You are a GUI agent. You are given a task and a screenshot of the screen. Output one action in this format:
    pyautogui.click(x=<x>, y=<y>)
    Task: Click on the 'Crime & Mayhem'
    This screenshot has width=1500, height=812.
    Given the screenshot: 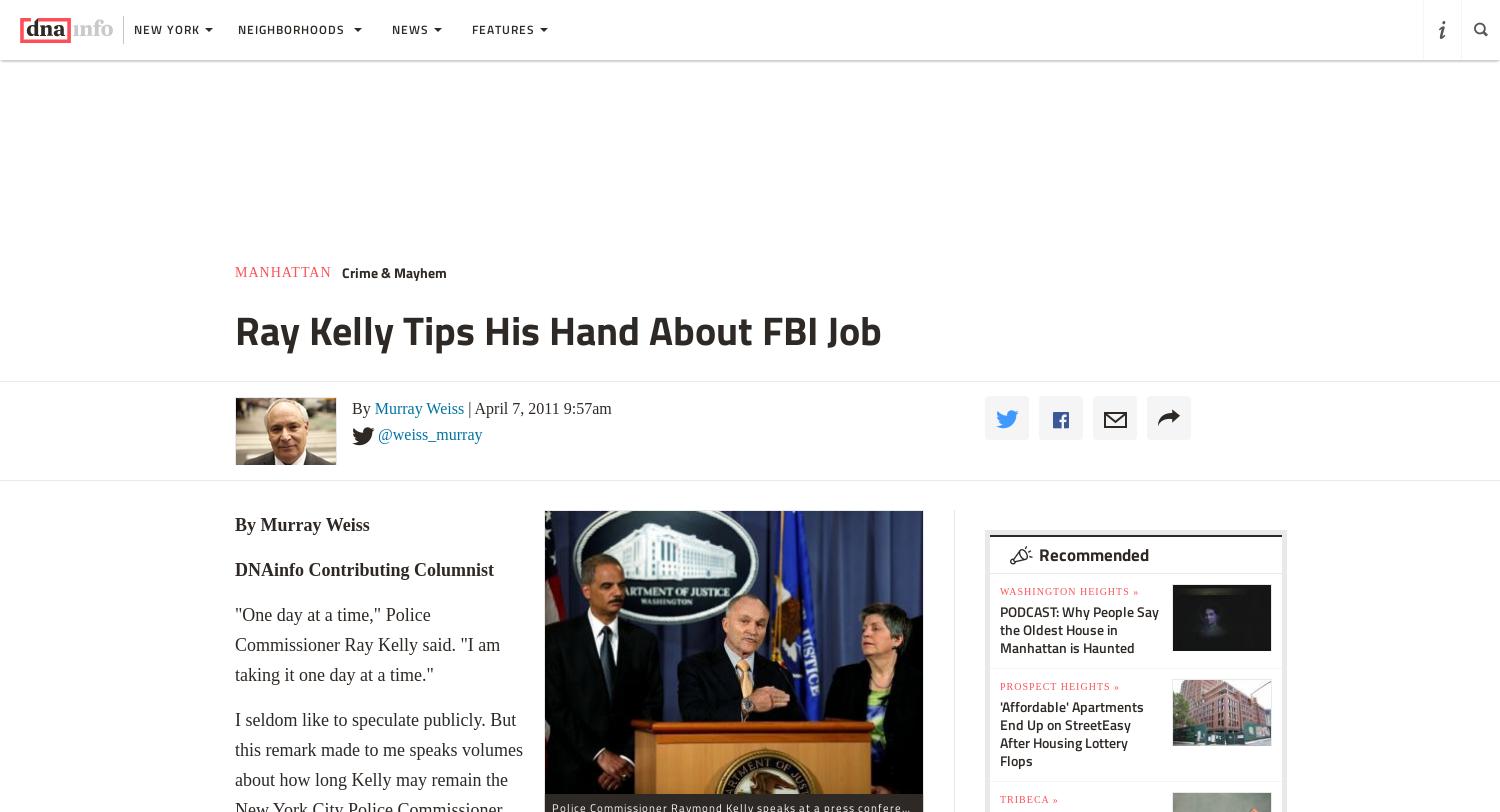 What is the action you would take?
    pyautogui.click(x=393, y=272)
    